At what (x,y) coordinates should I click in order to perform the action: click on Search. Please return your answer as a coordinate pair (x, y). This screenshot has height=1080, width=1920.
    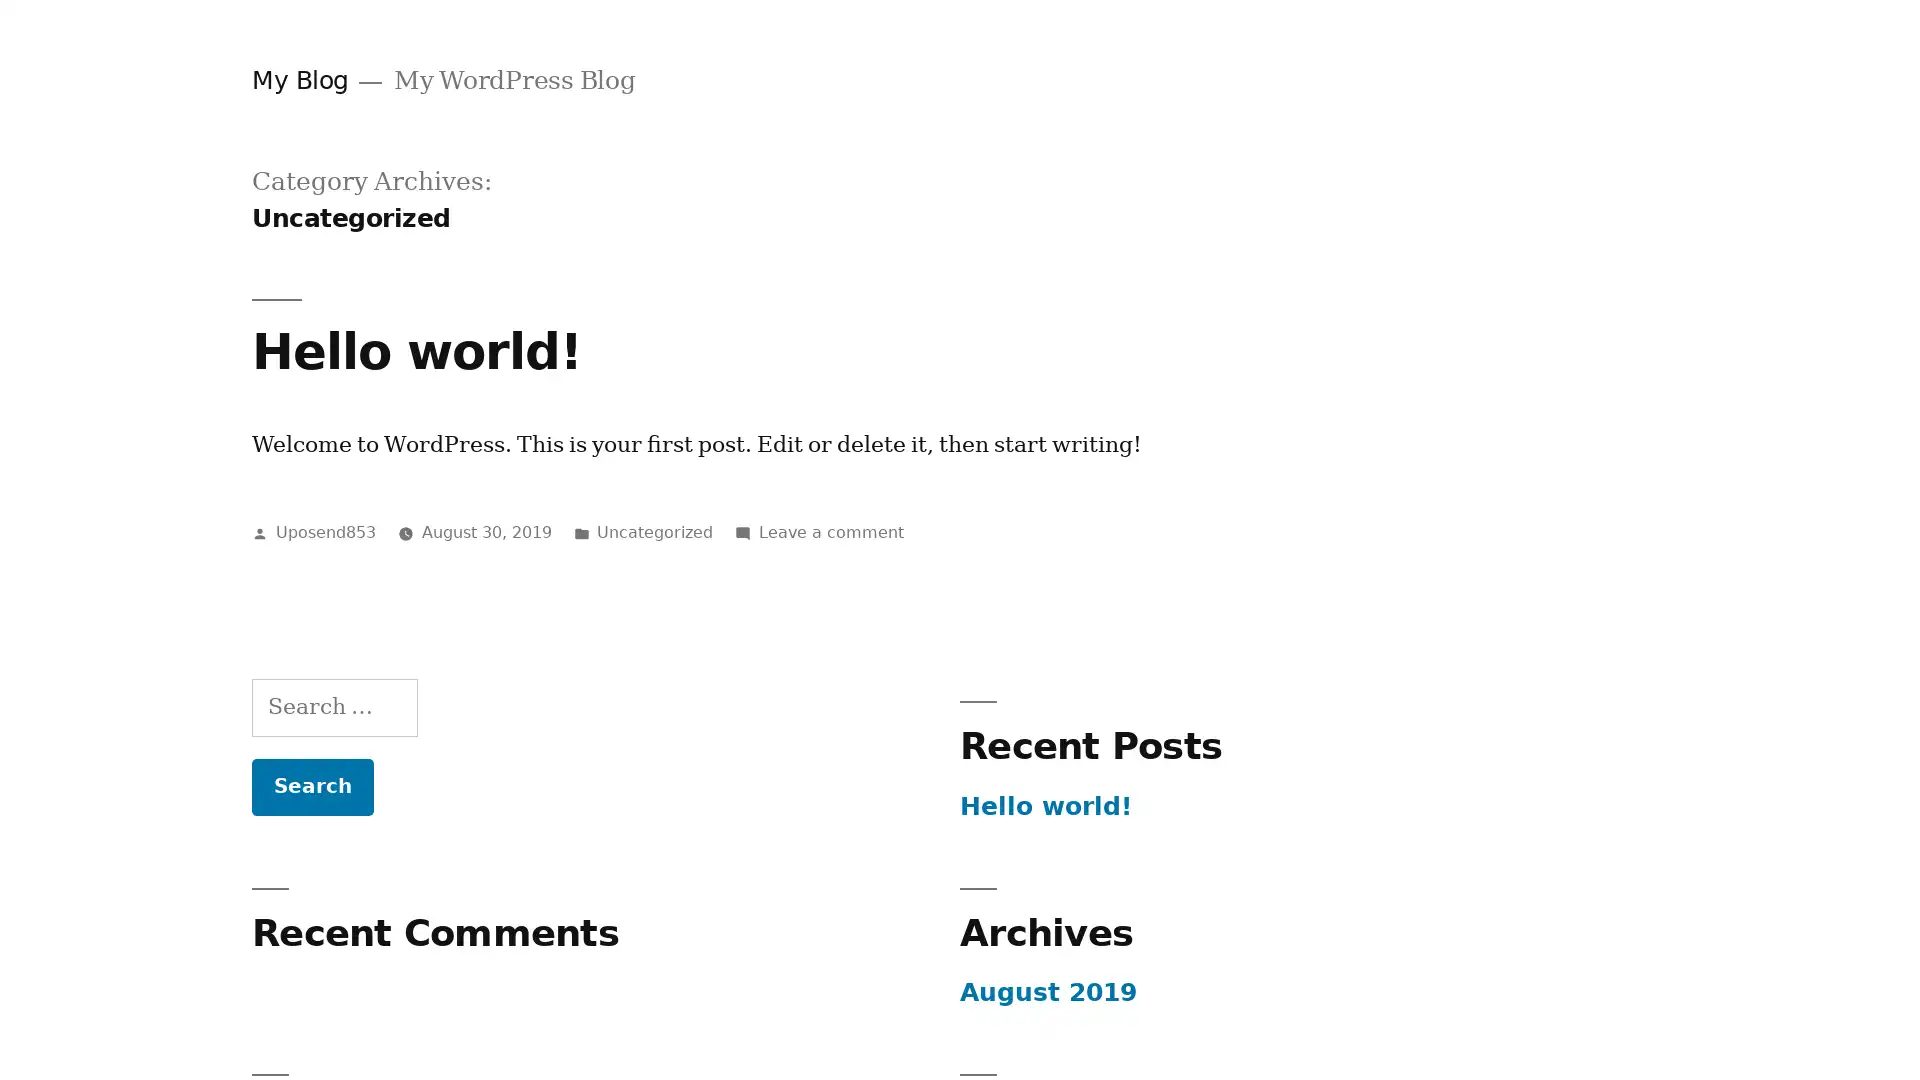
    Looking at the image, I should click on (311, 785).